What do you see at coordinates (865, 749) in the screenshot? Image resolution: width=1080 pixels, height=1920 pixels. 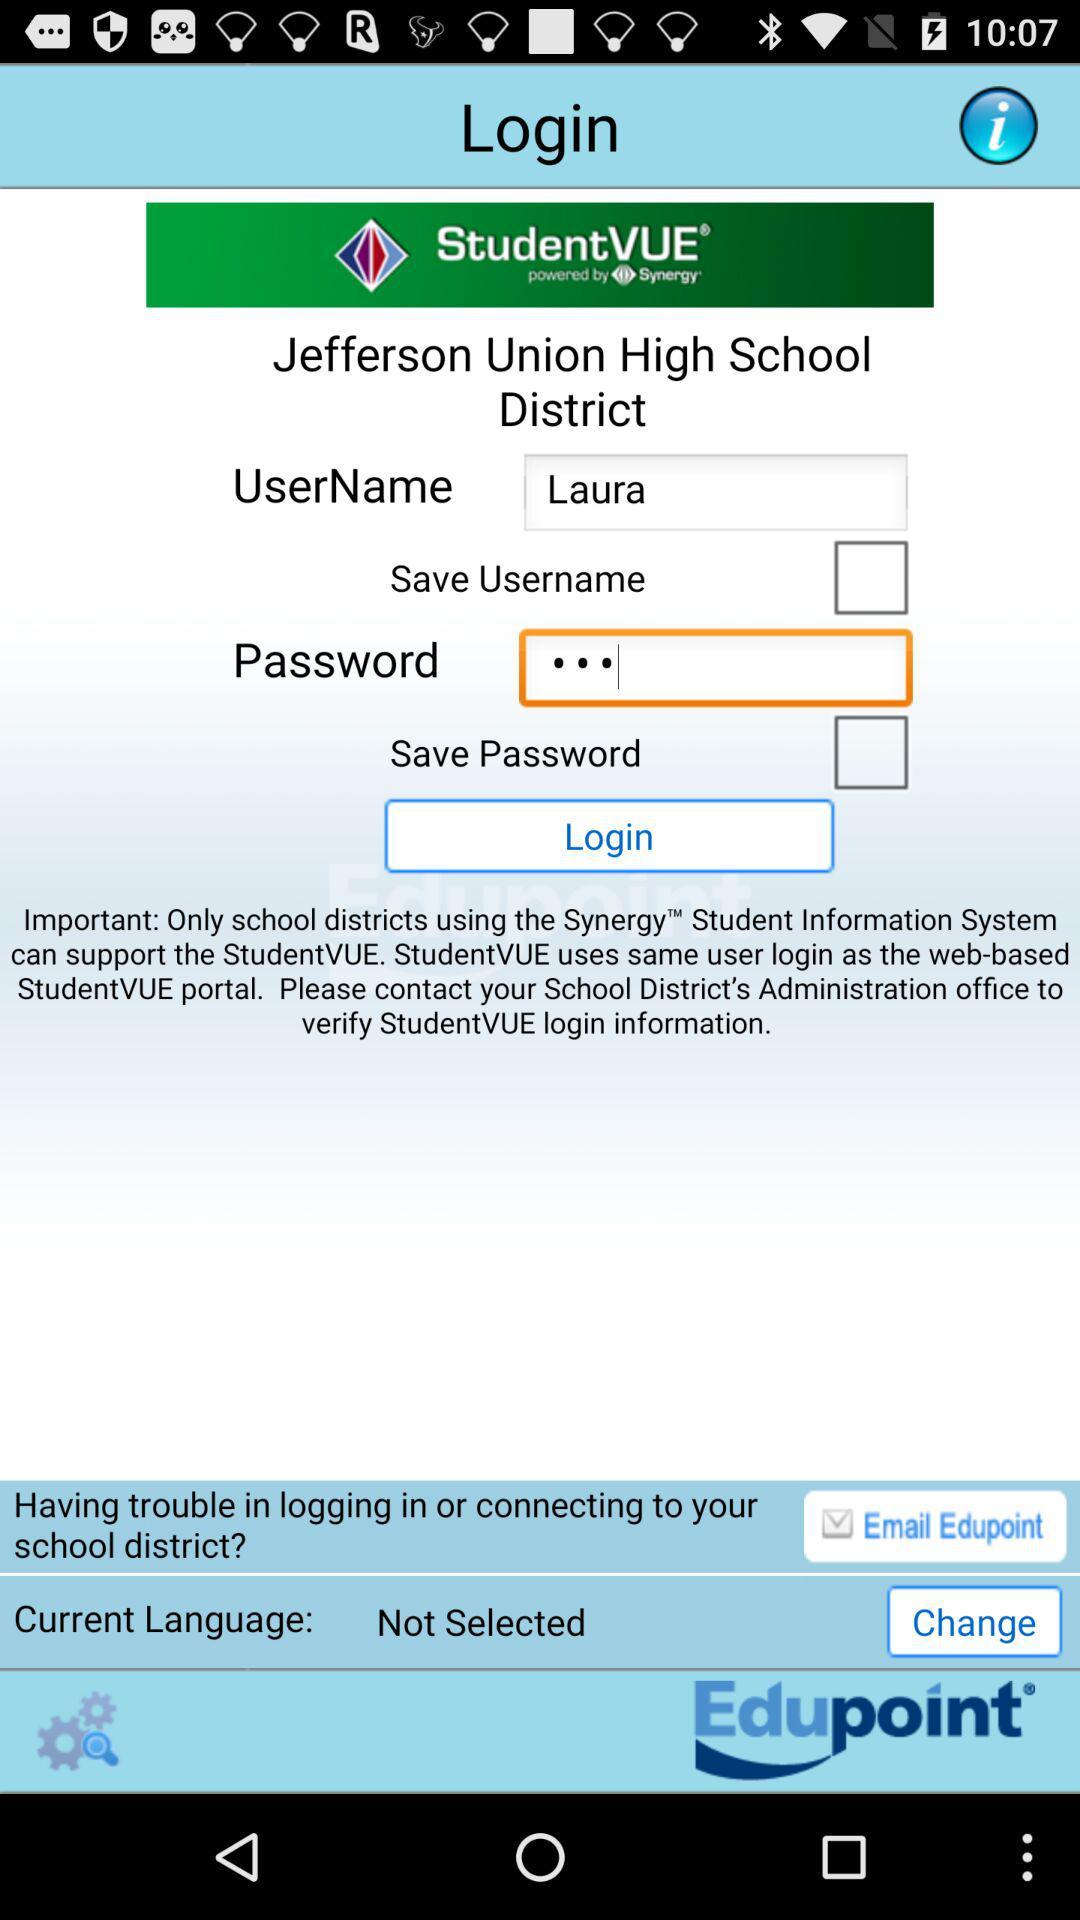 I see `switch save password option` at bounding box center [865, 749].